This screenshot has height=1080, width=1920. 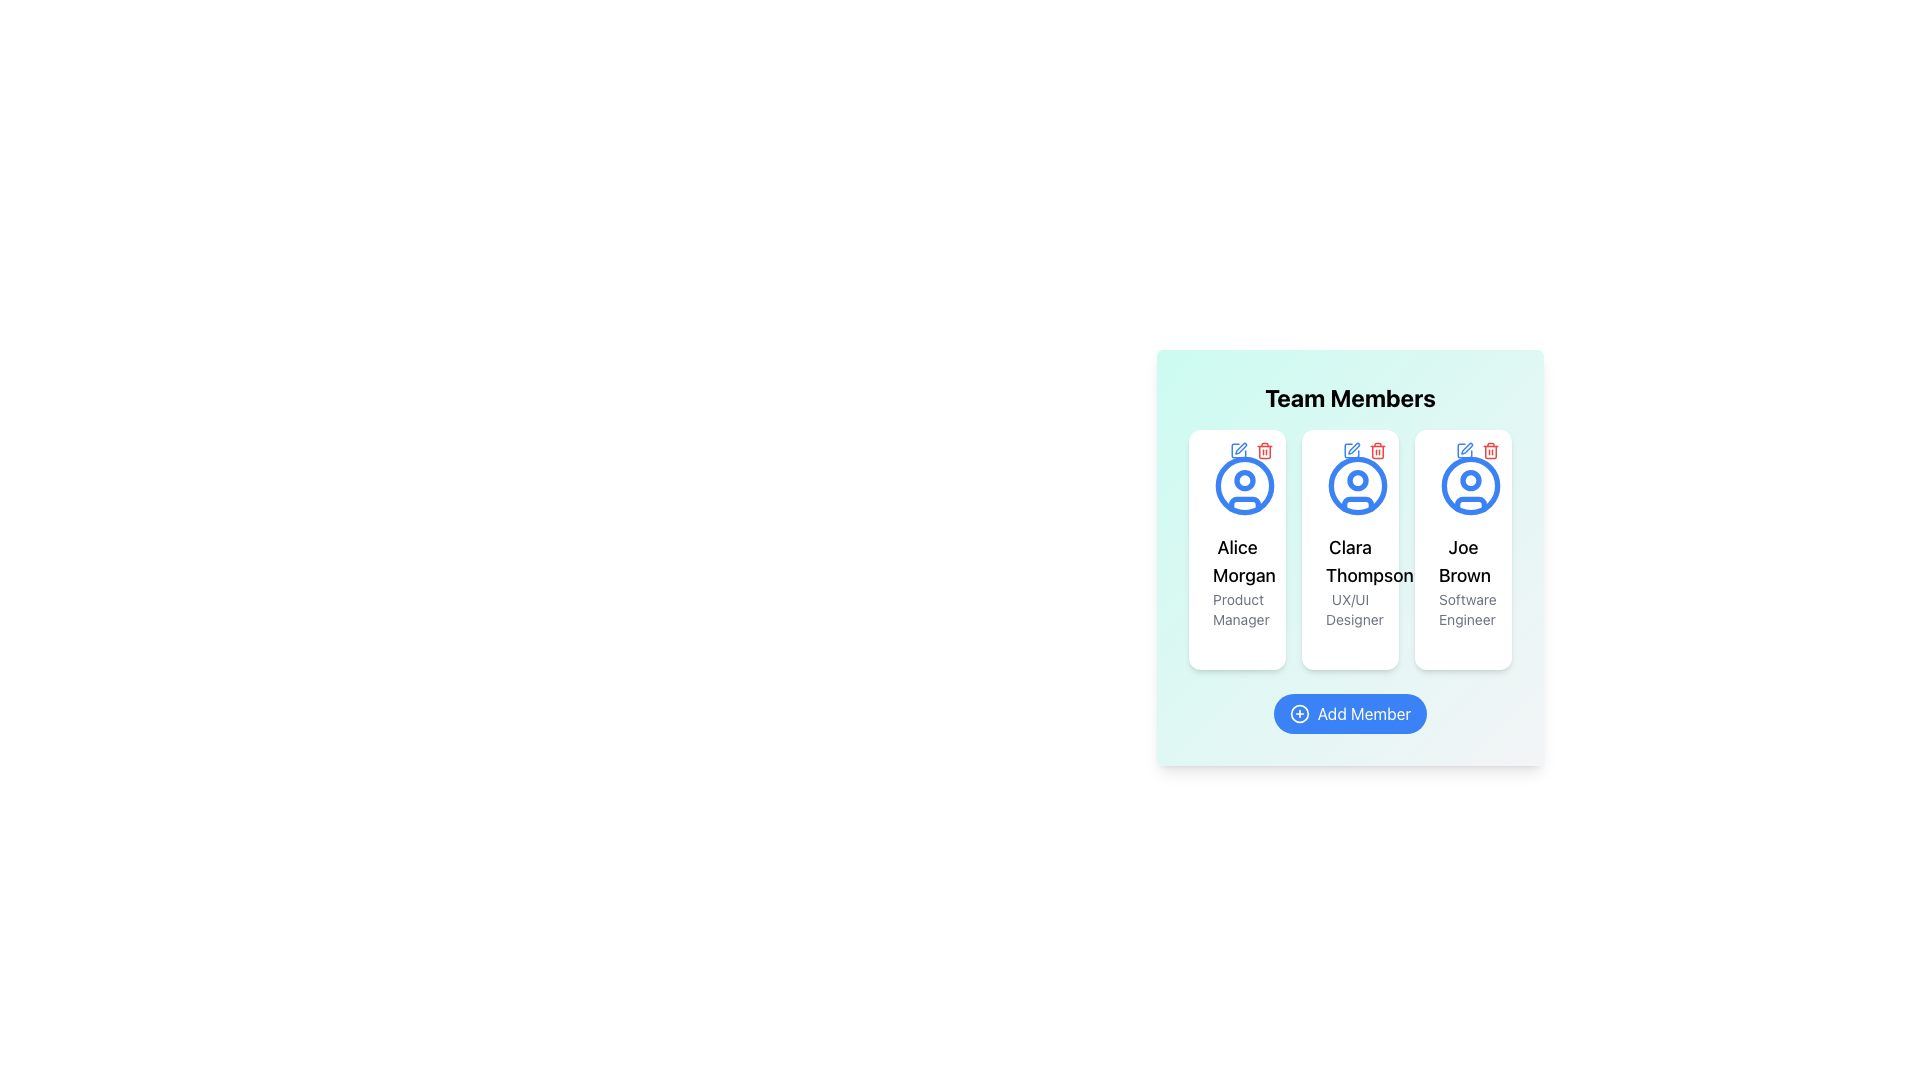 What do you see at coordinates (1350, 397) in the screenshot?
I see `text from the prominent 'Team Members' header, which is a large, bold, and centered text label at the top of the team member section` at bounding box center [1350, 397].